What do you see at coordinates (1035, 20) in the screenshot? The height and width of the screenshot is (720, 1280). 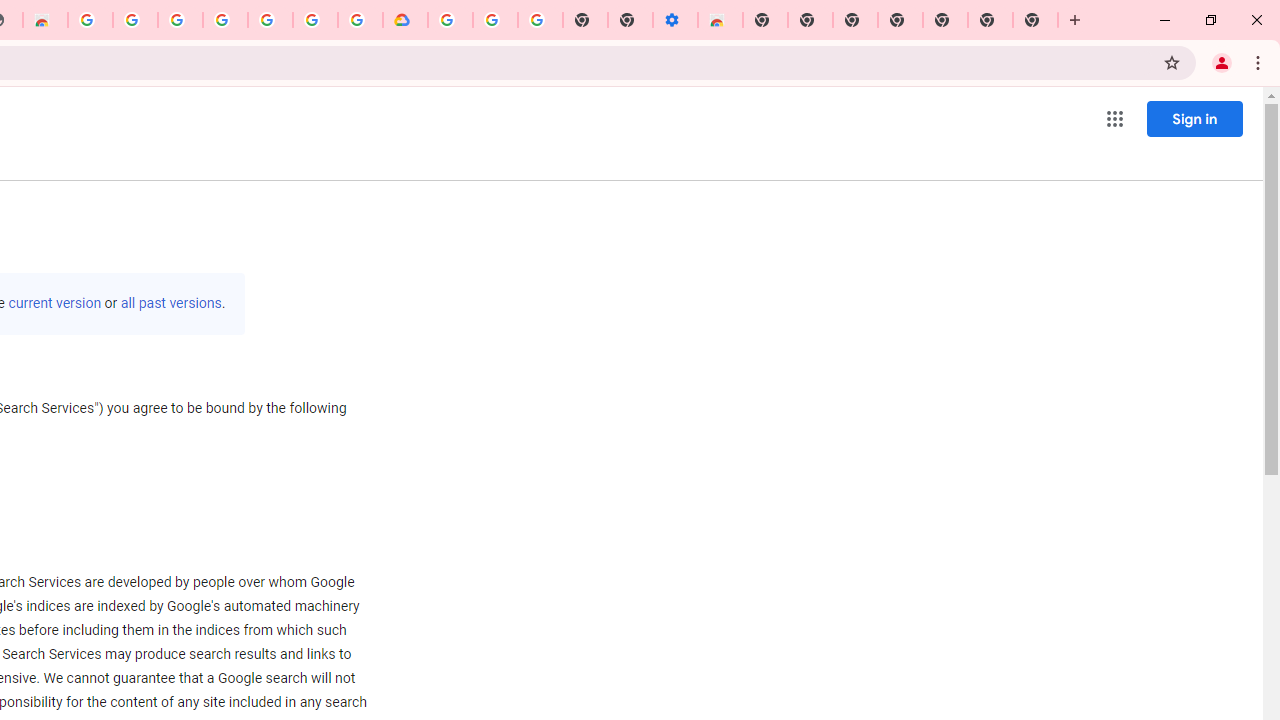 I see `'New Tab'` at bounding box center [1035, 20].